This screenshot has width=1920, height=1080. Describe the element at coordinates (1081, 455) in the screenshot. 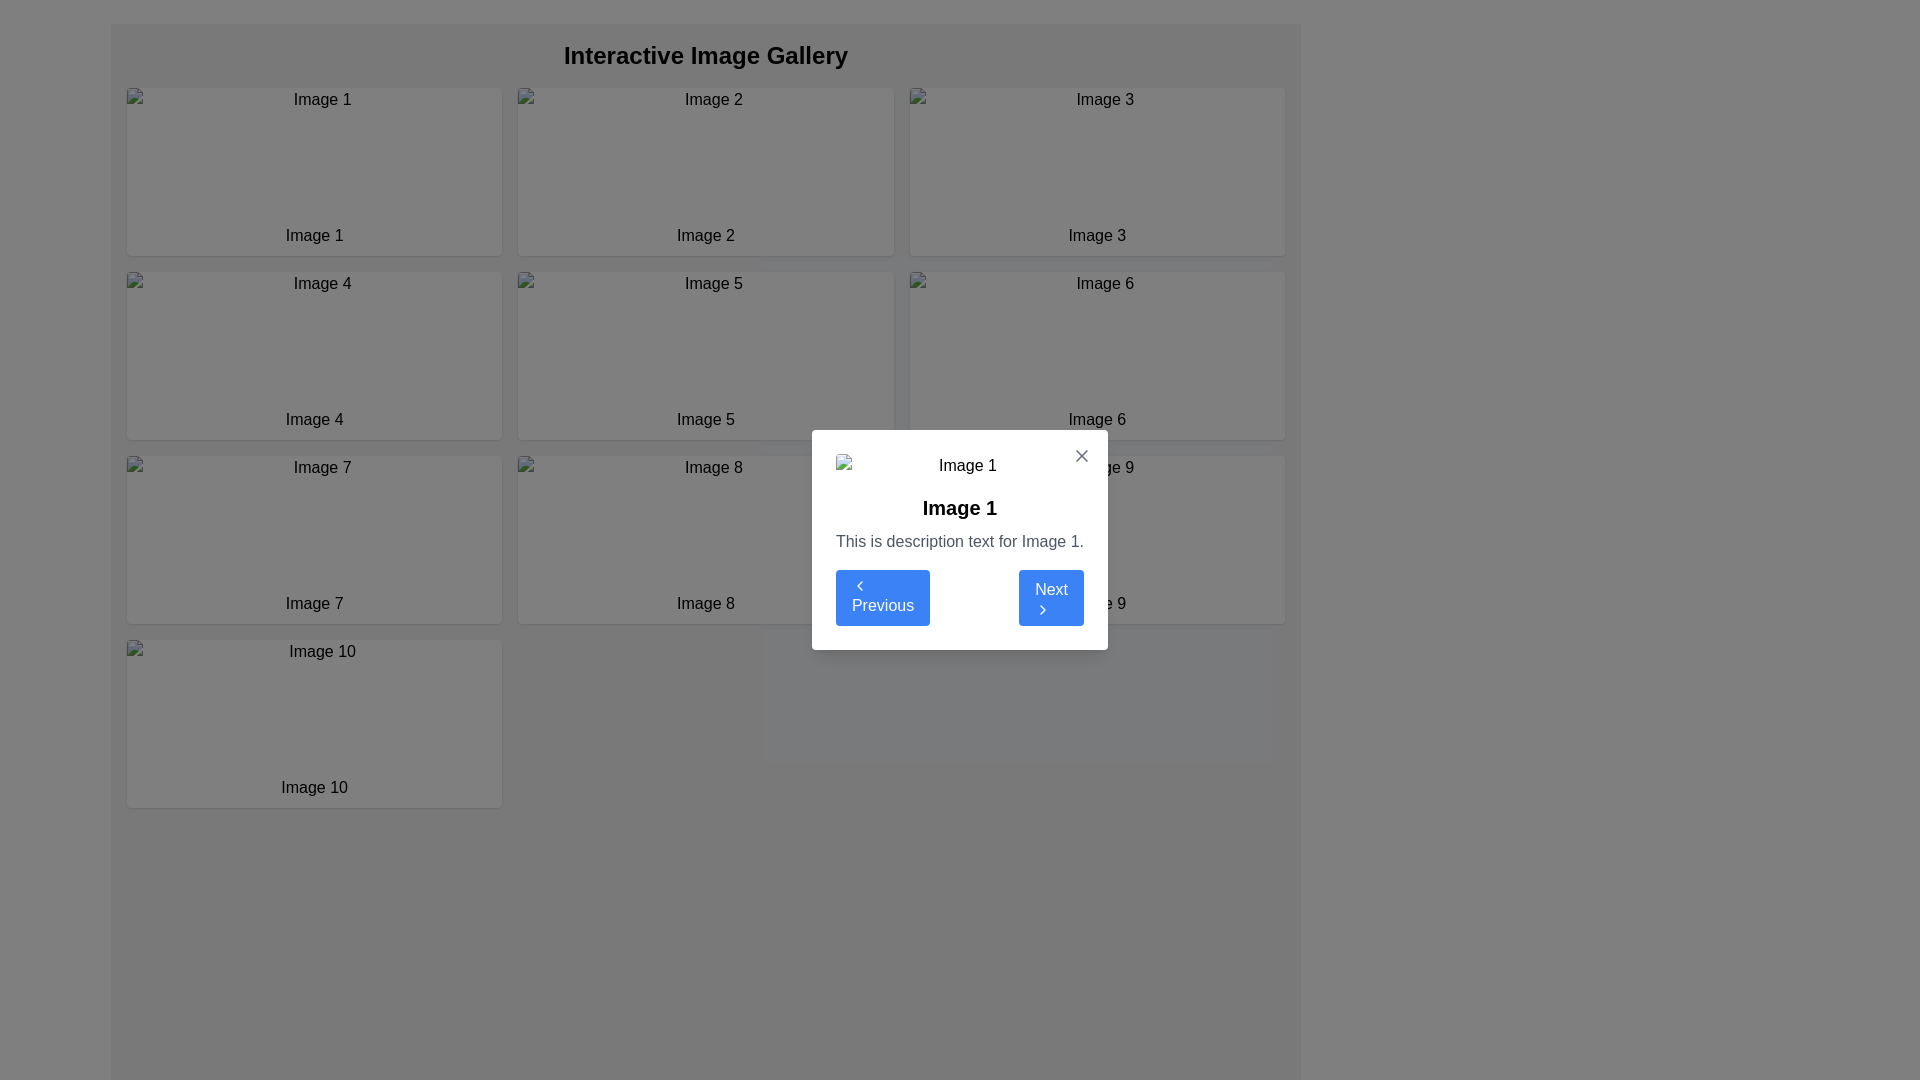

I see `the close button in the top-right corner of the modal dialog box, which is styled as a minimalistic vector graphic icon resembling a cross` at that location.